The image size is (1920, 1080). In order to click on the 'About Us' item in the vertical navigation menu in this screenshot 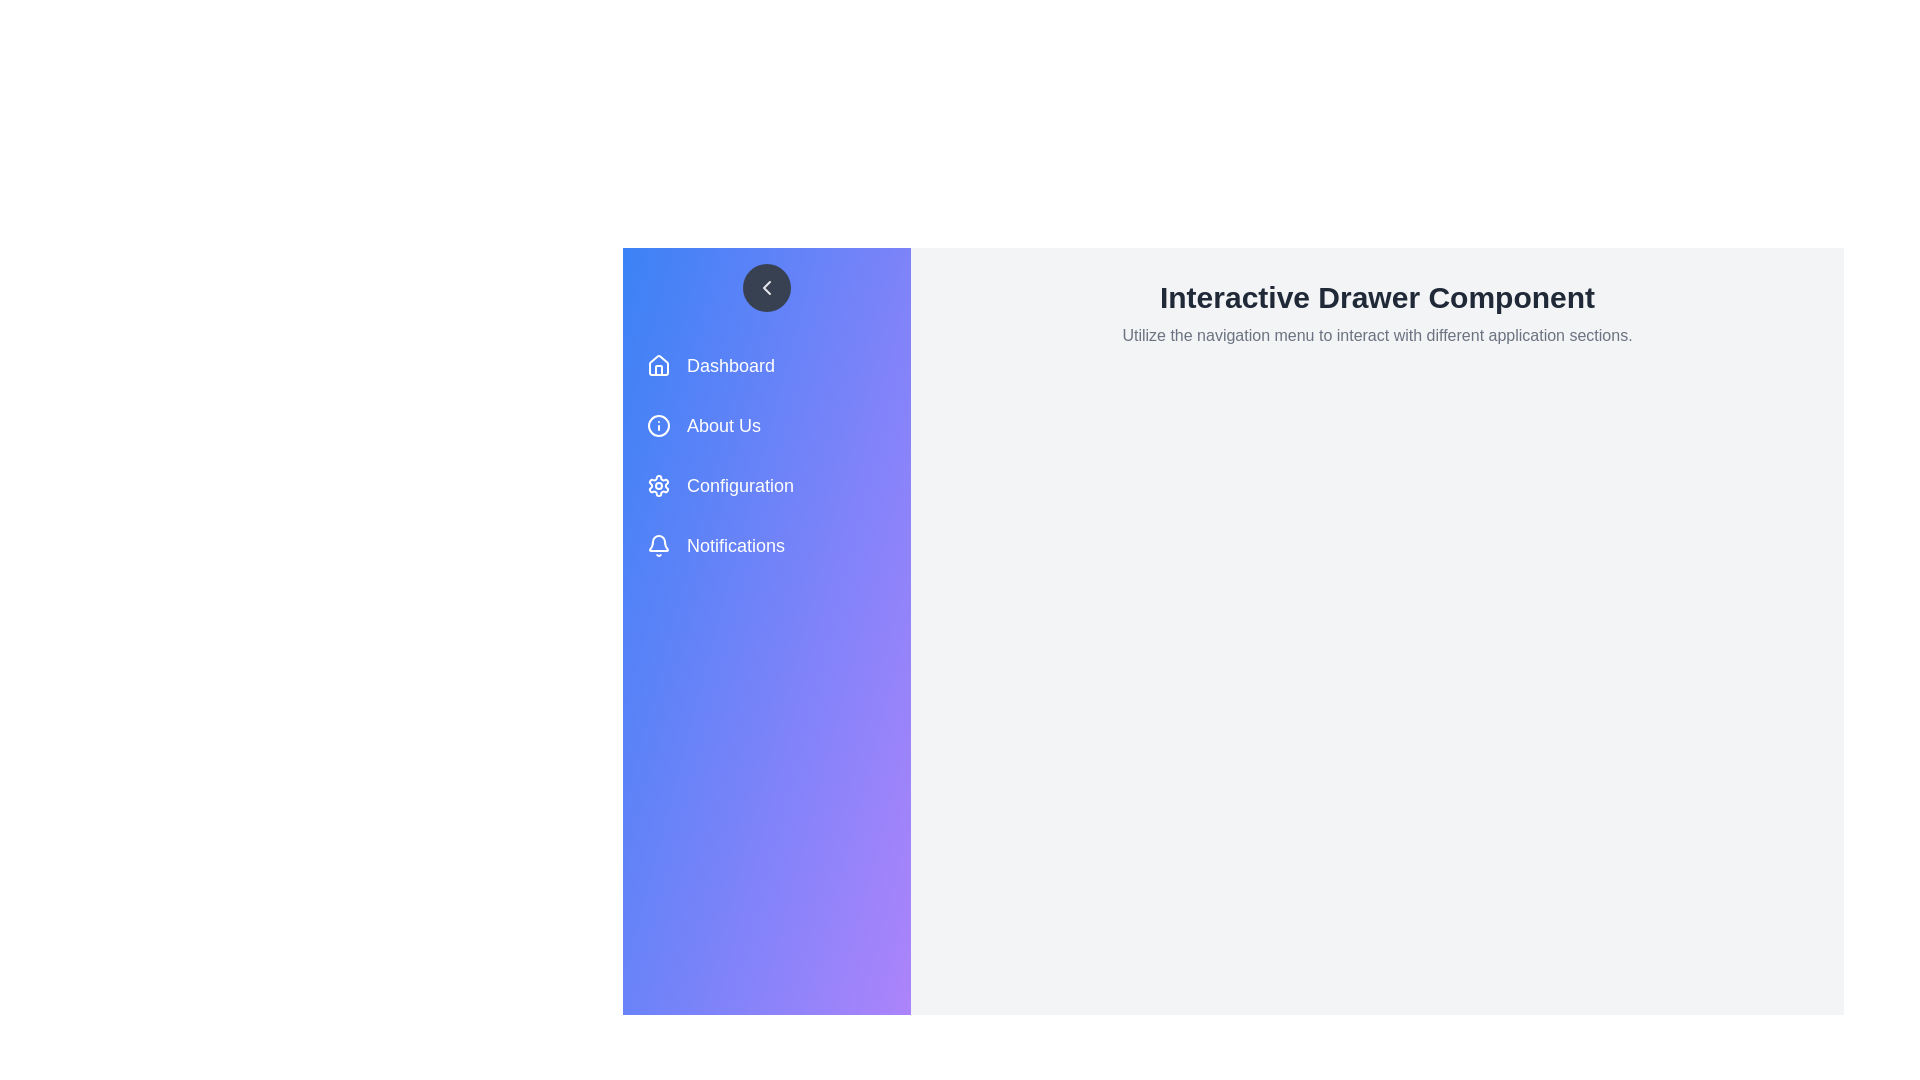, I will do `click(773, 455)`.